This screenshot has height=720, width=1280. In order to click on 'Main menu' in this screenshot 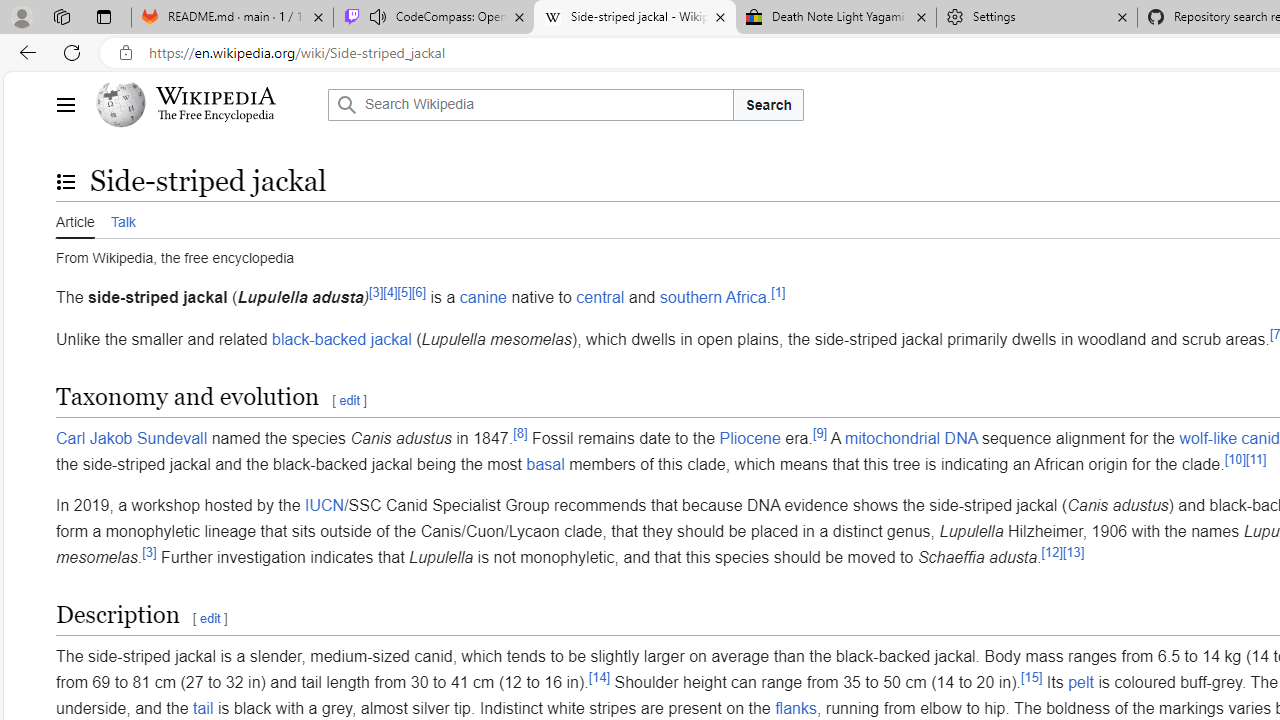, I will do `click(65, 105)`.